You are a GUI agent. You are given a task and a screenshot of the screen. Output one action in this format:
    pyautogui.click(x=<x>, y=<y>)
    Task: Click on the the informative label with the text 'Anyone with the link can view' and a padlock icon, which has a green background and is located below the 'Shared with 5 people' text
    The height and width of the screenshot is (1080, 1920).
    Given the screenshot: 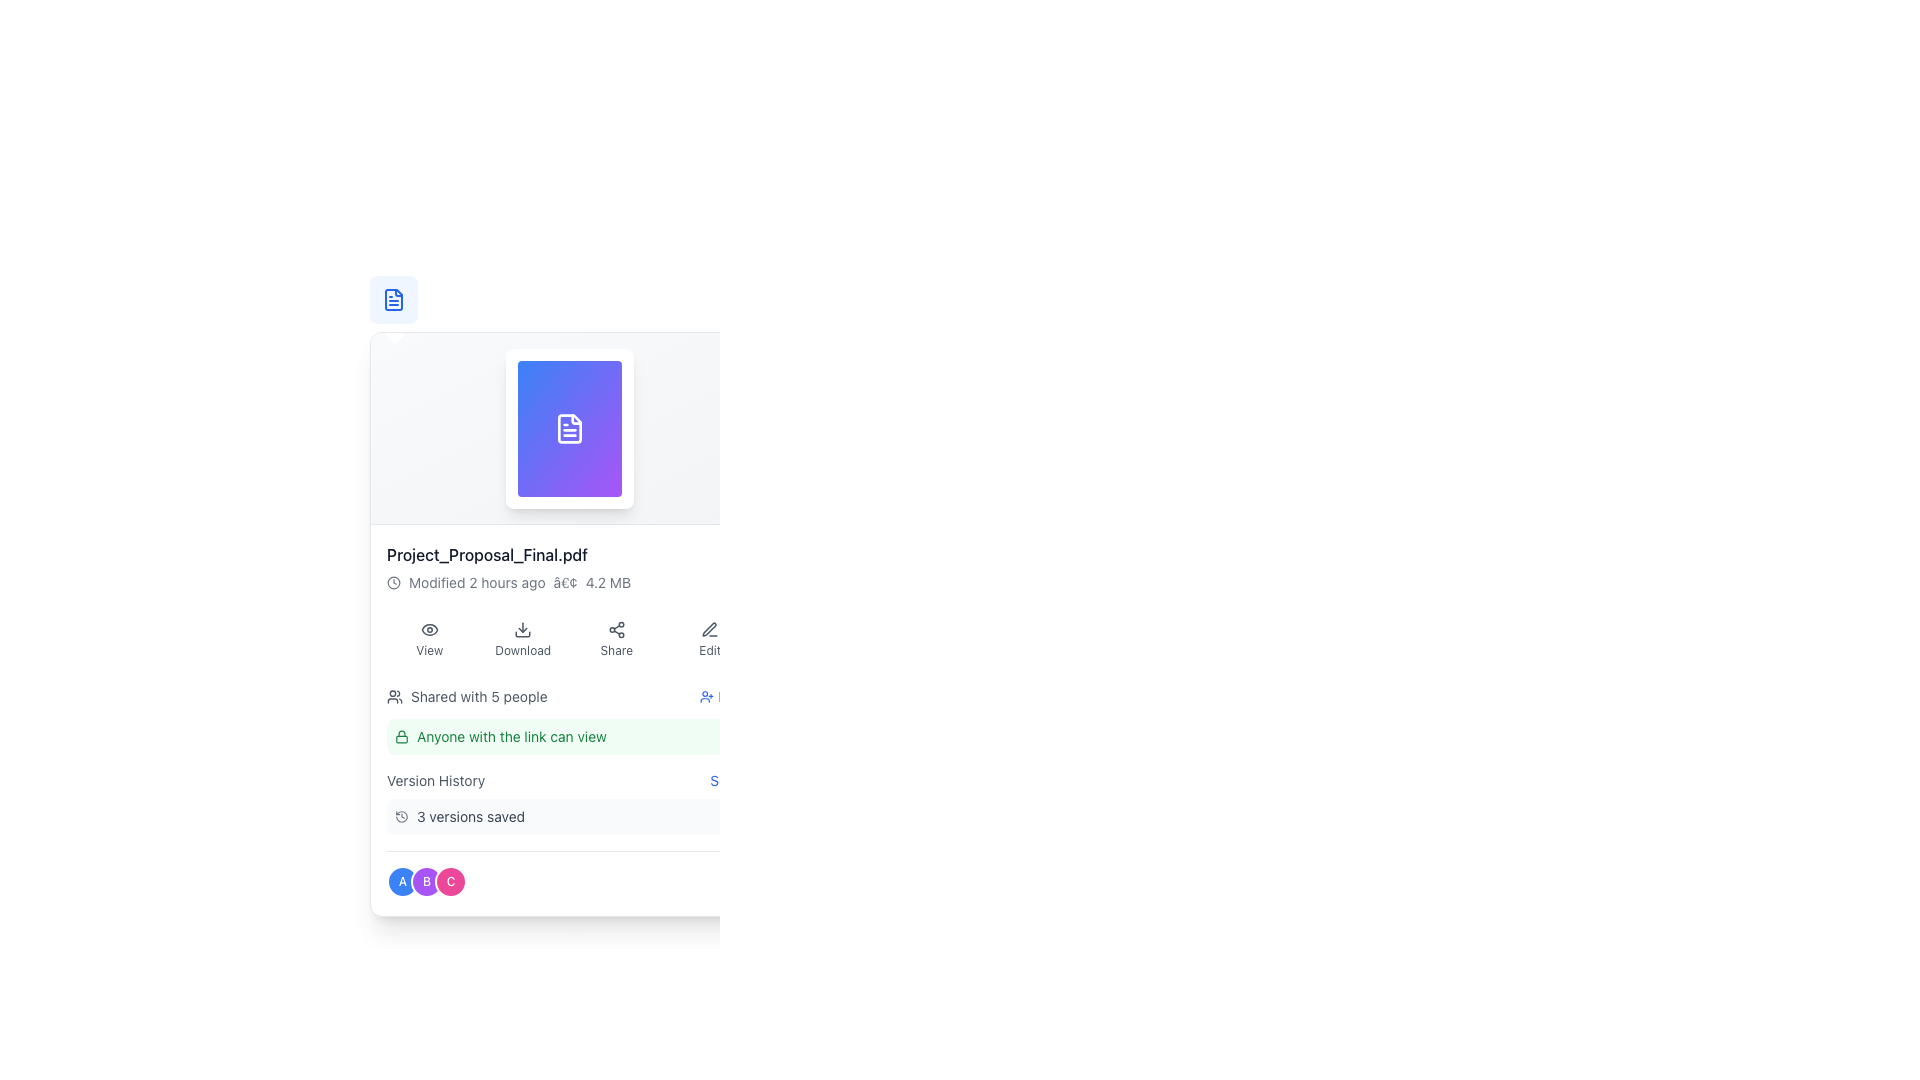 What is the action you would take?
    pyautogui.click(x=569, y=736)
    